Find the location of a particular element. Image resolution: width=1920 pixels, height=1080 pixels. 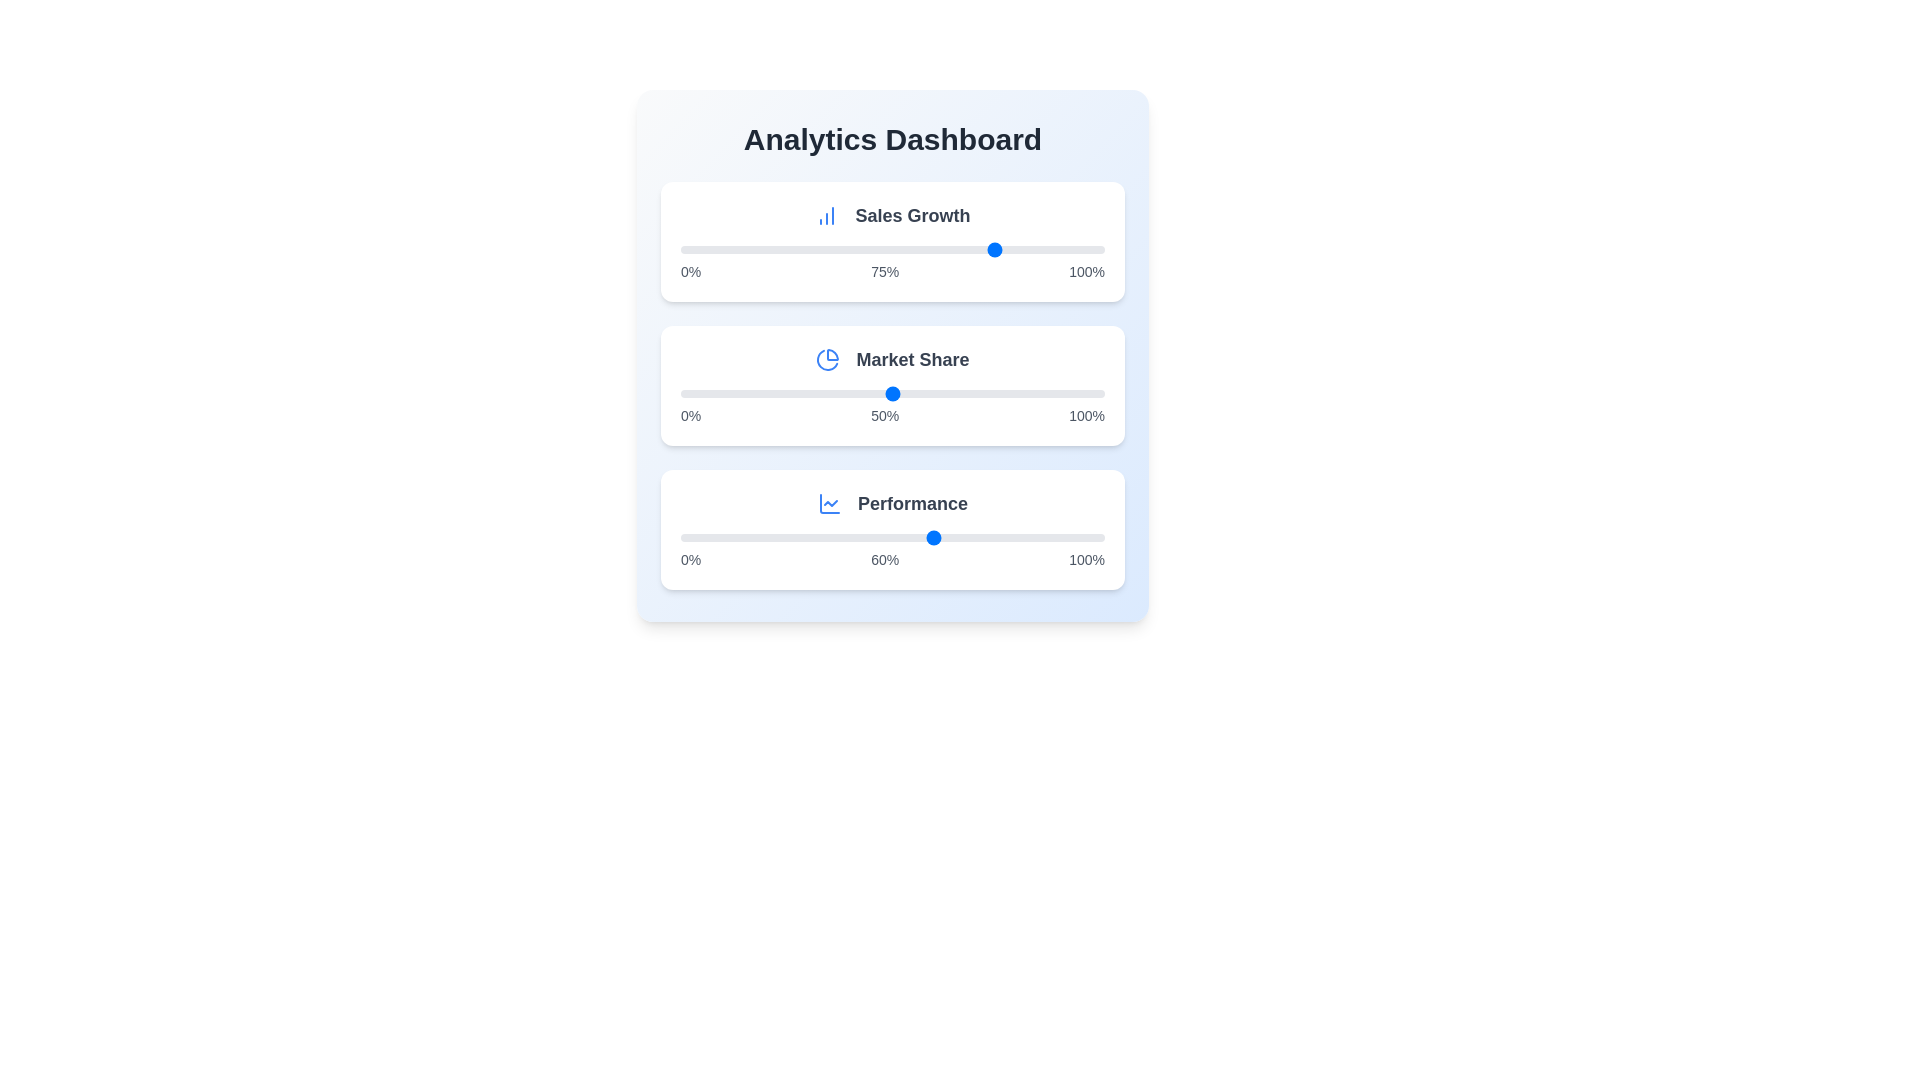

the 'Performance' slider to 68 percent is located at coordinates (969, 536).